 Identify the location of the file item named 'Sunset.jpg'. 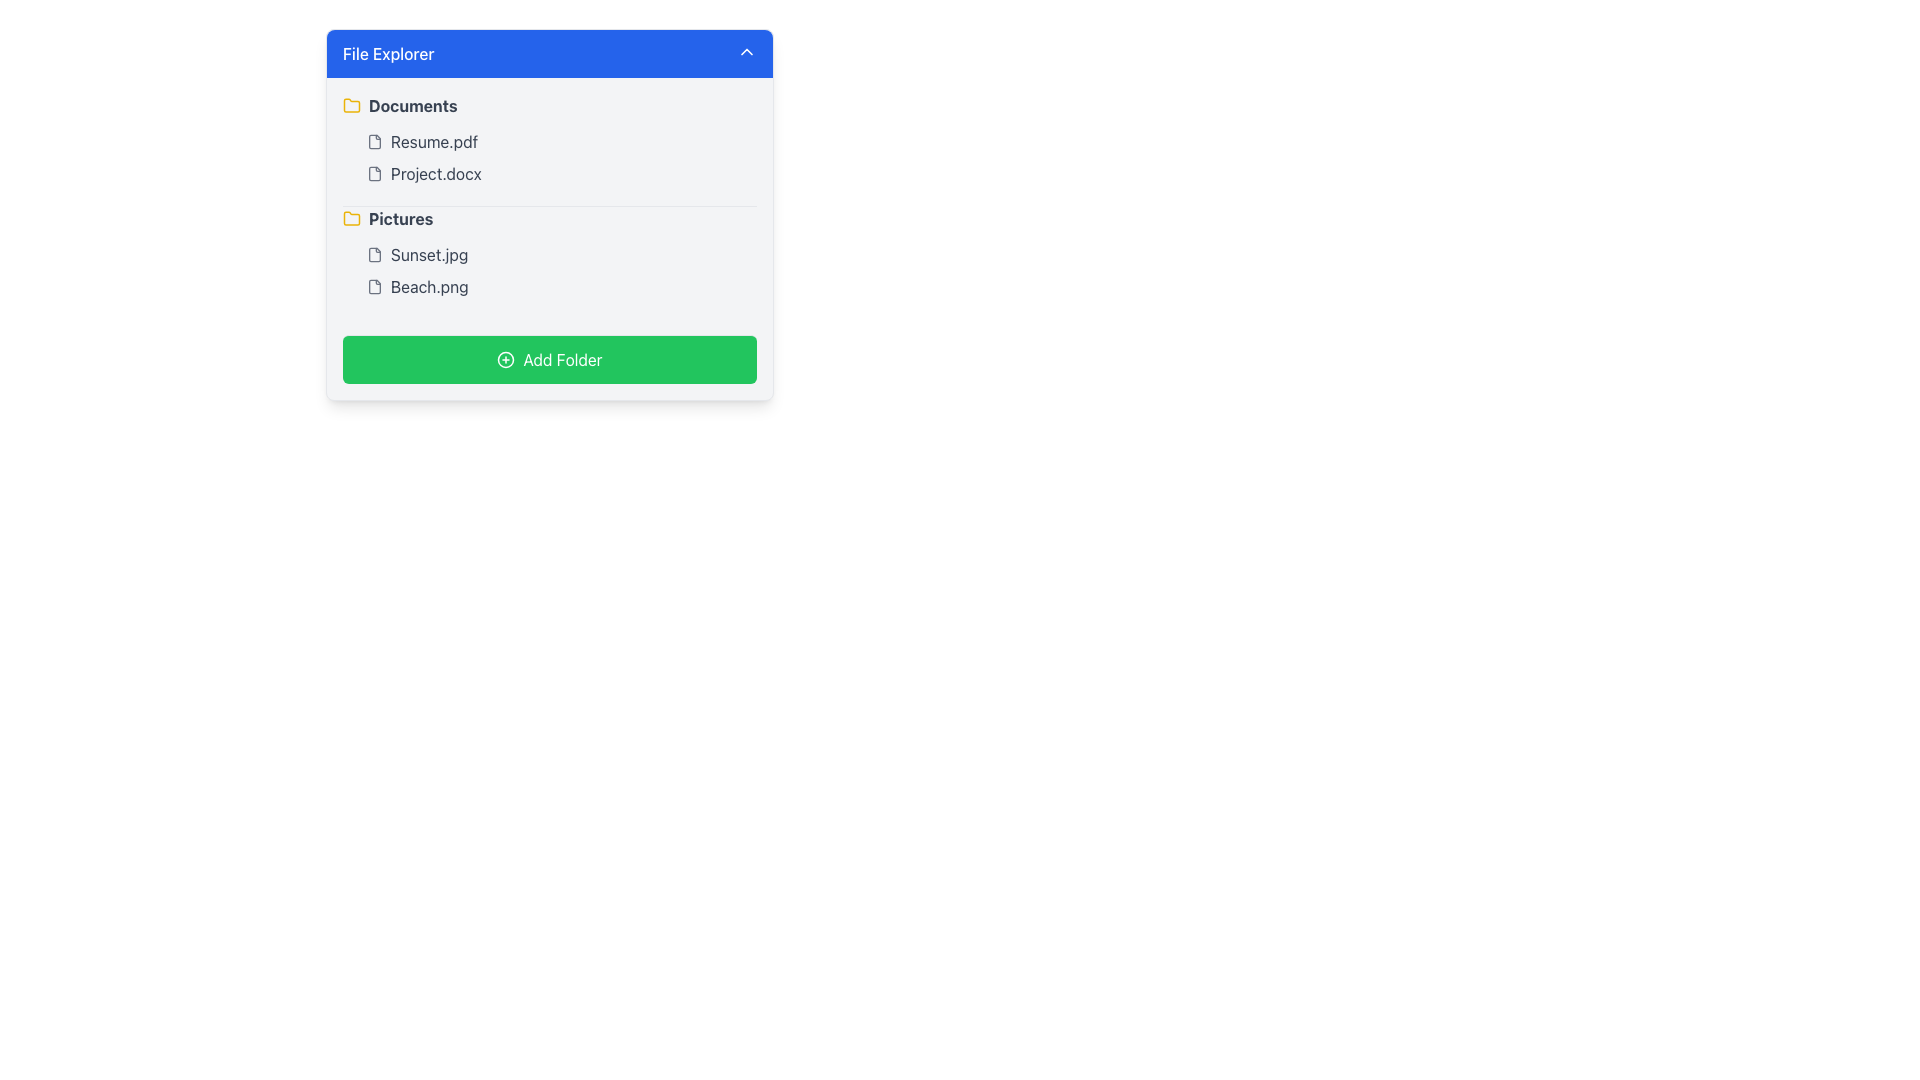
(560, 253).